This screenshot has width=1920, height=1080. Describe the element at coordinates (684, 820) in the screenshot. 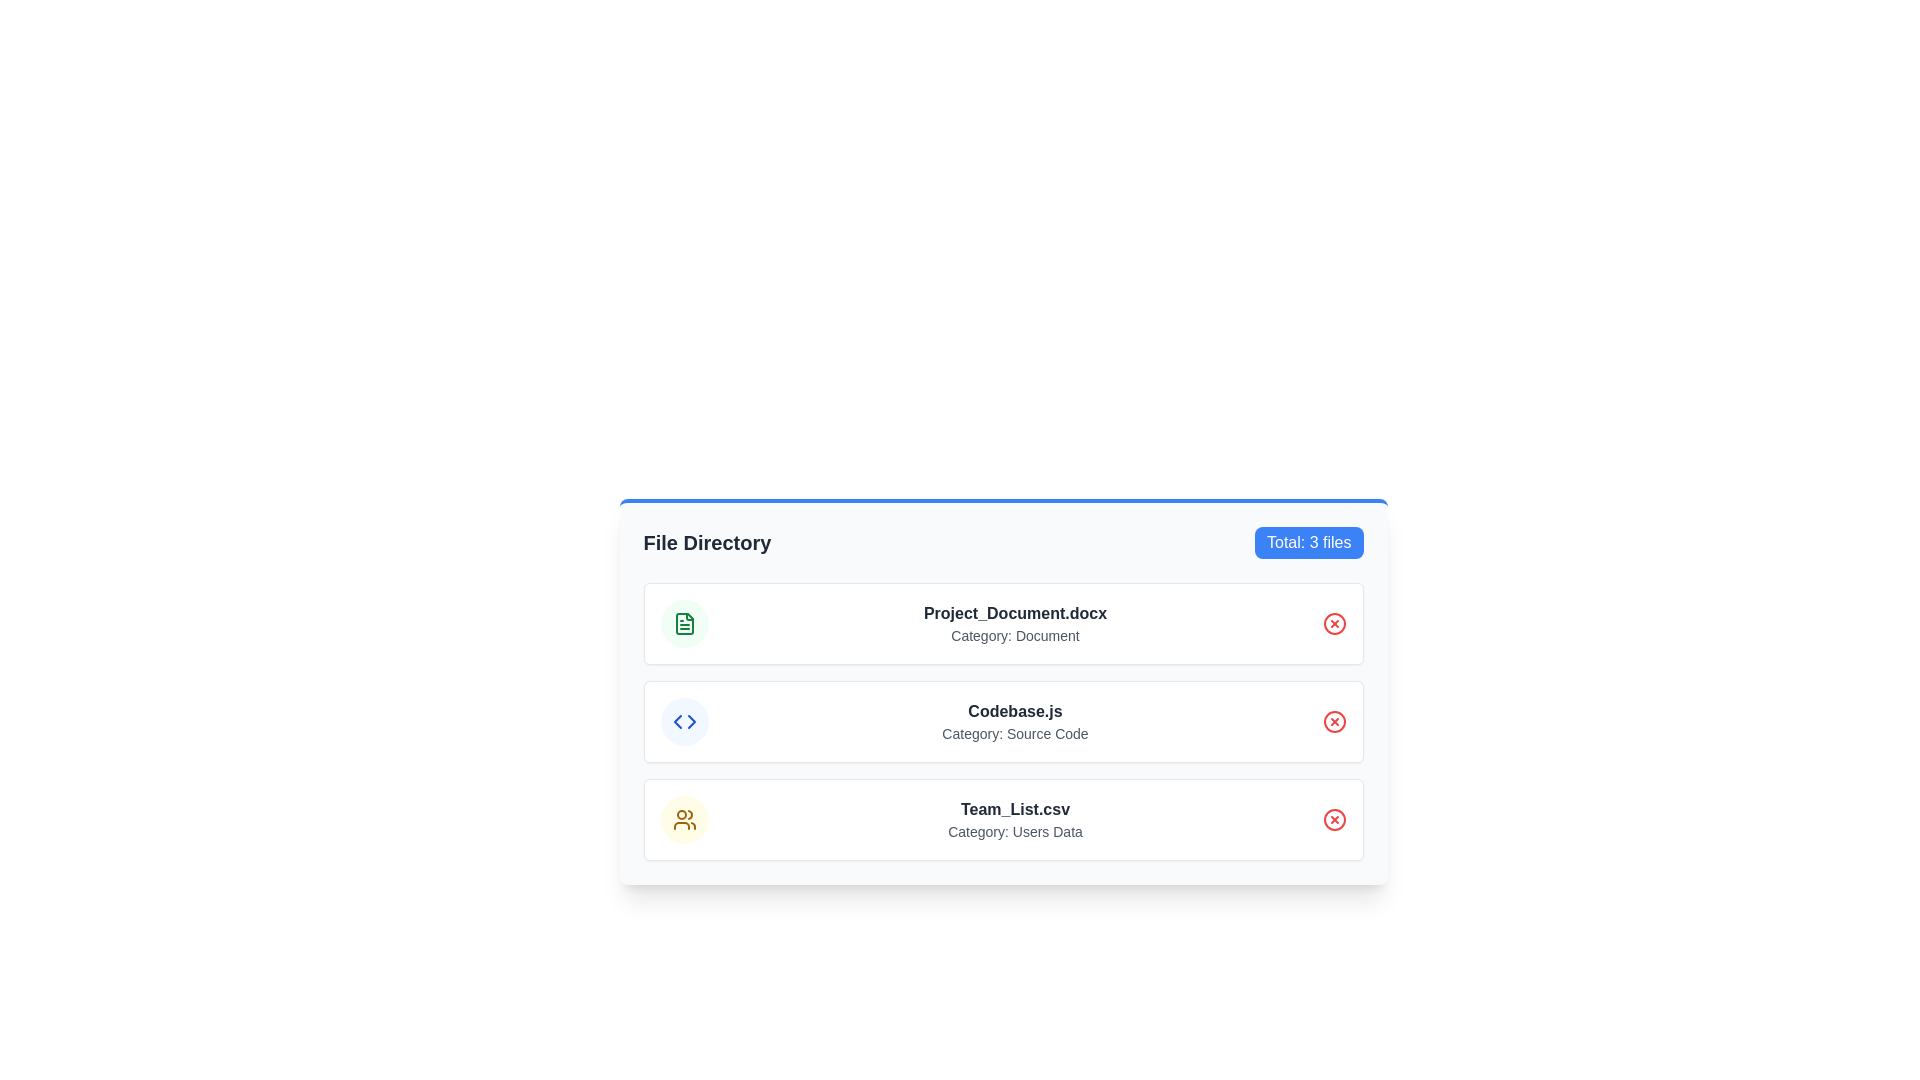

I see `the red circular icon depicting two user figures within the yellow circular background, located in the third row of the file list for 'Team_List.csv'` at that location.